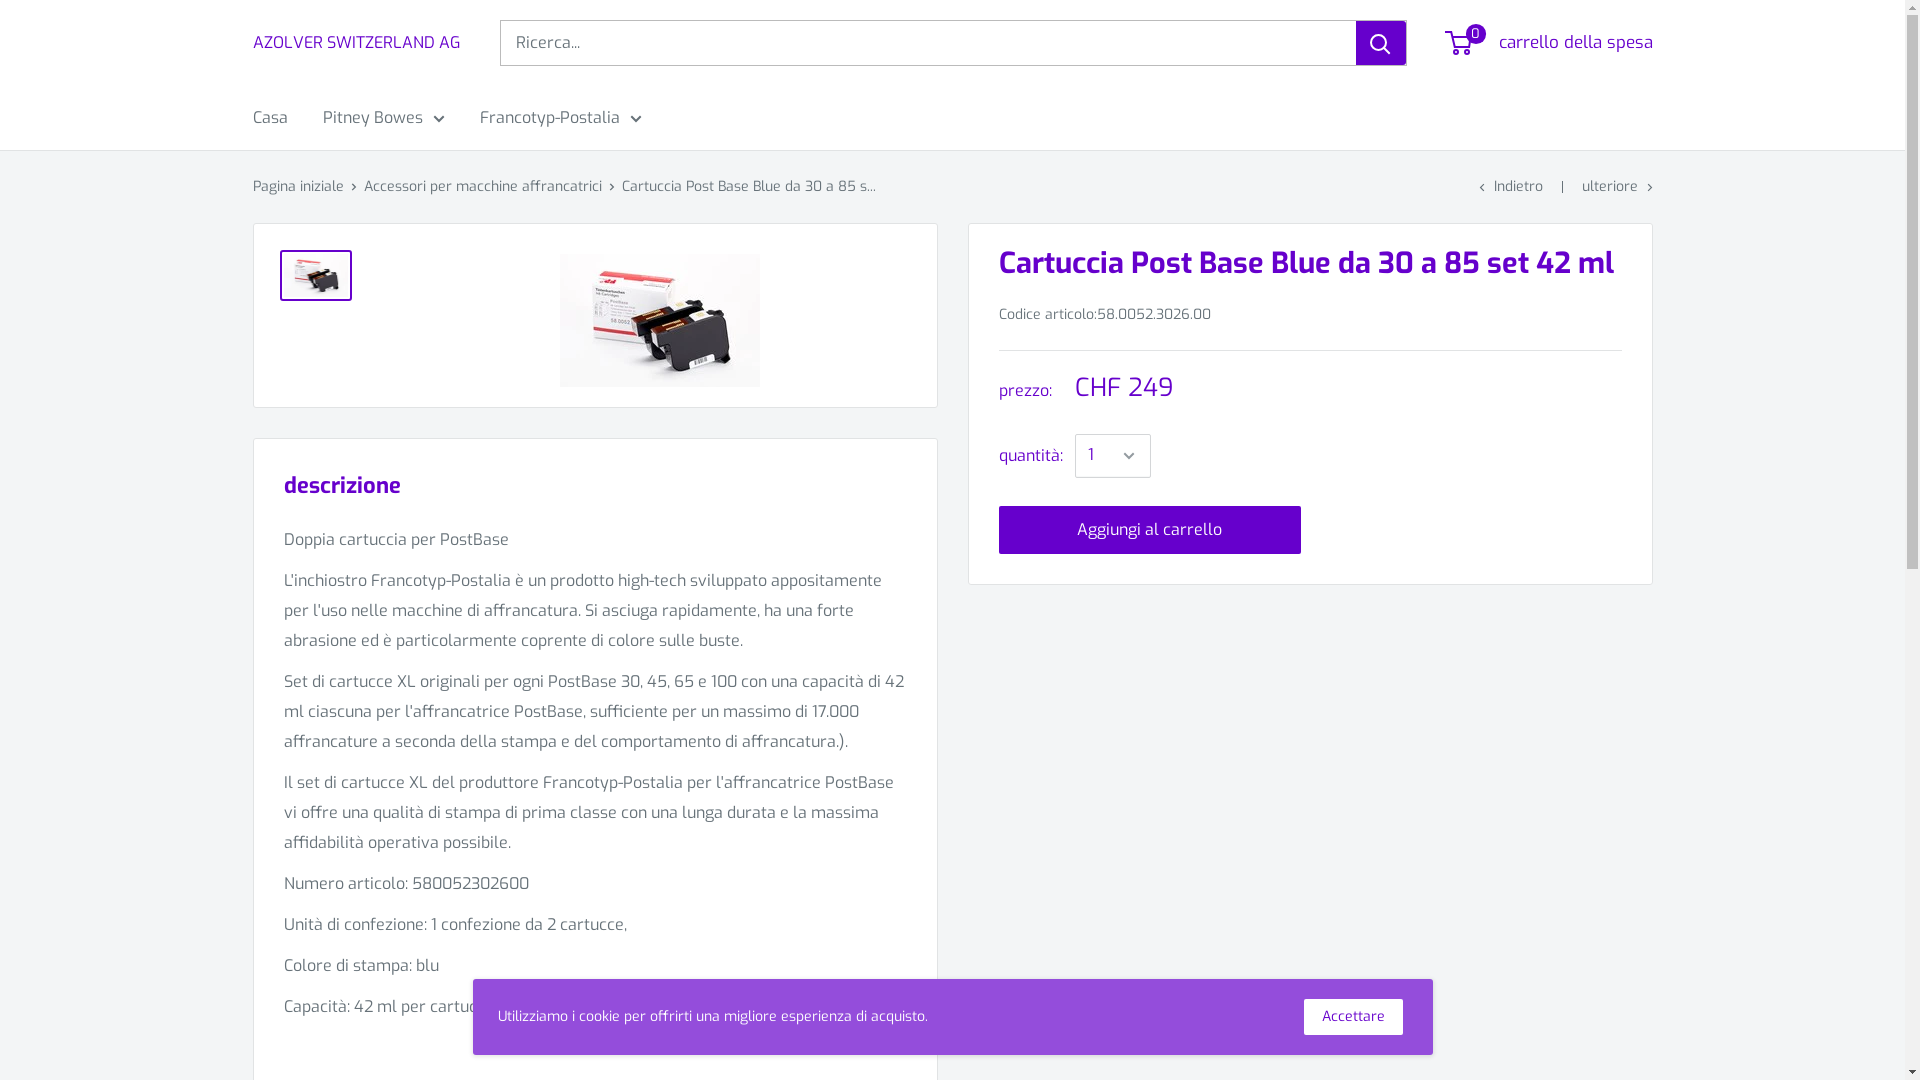  I want to click on 'Francotyp-Postalia', so click(560, 118).